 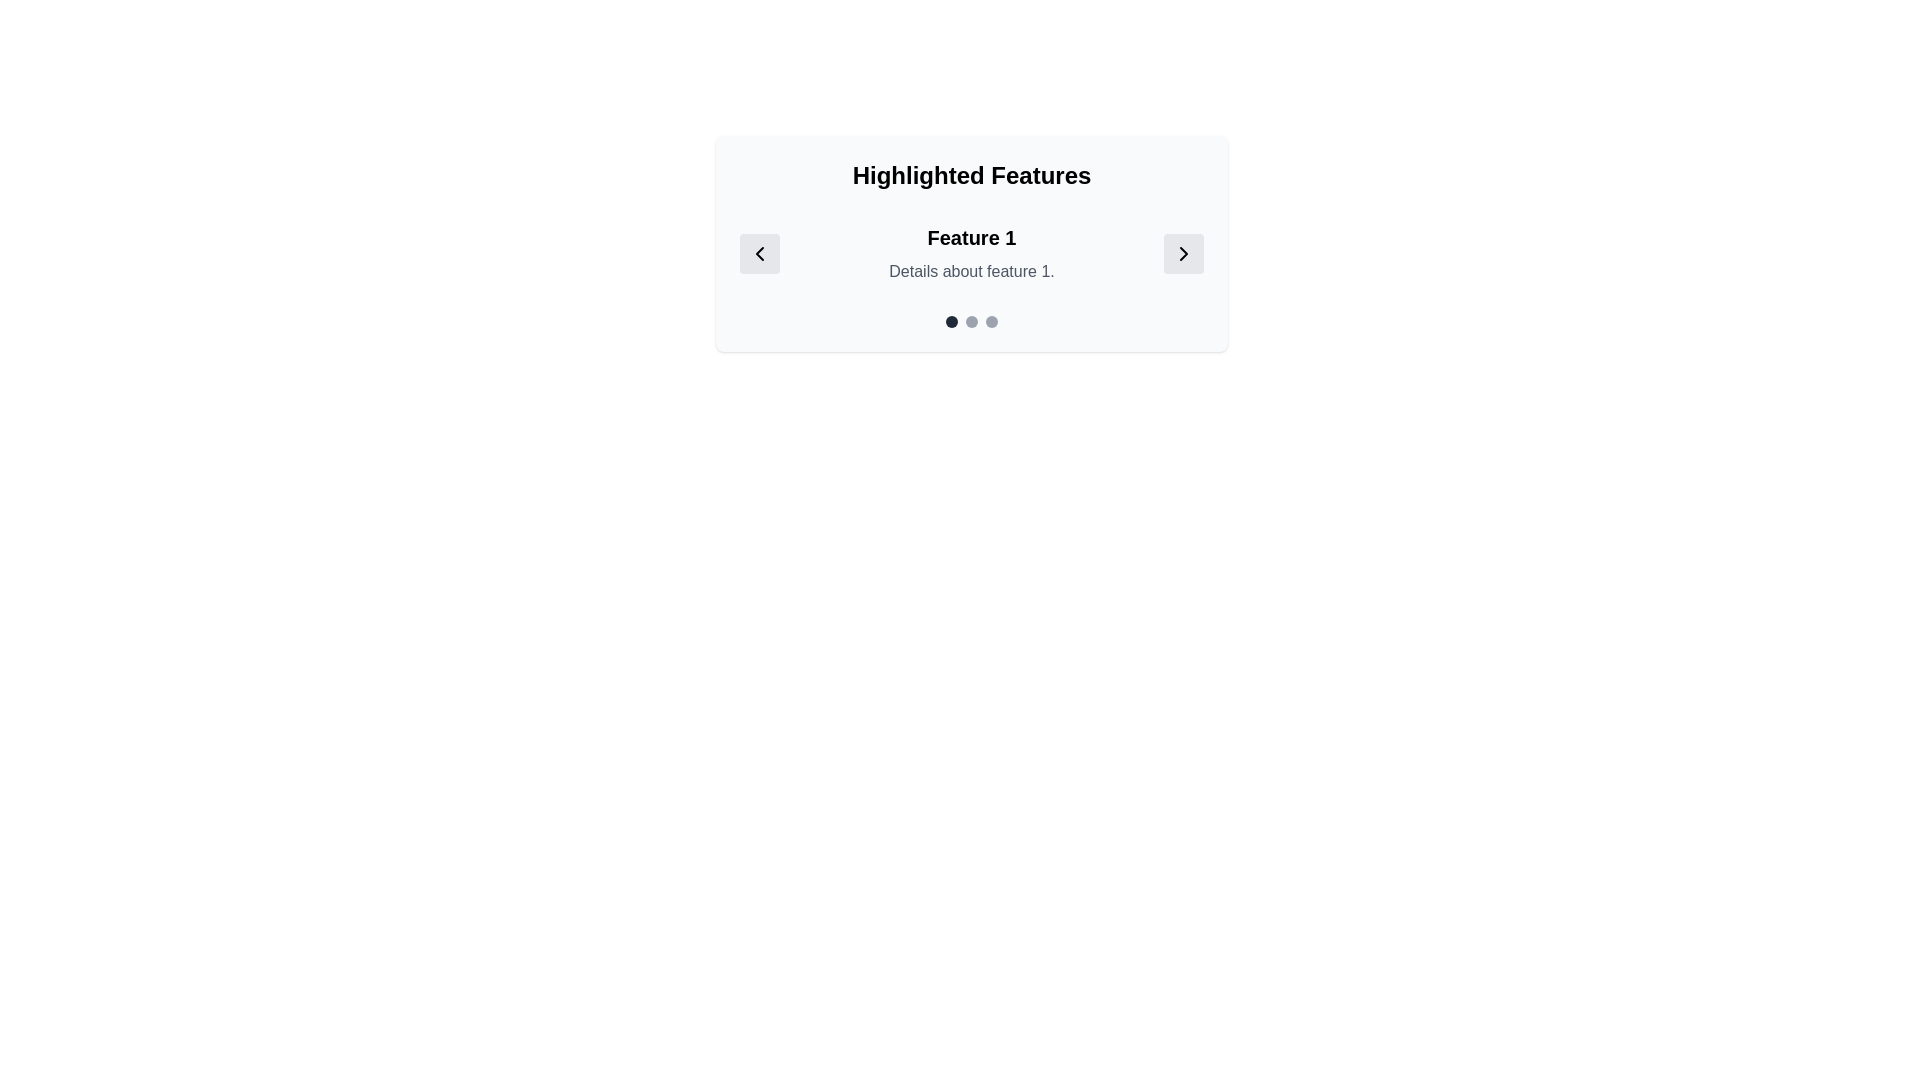 What do you see at coordinates (971, 320) in the screenshot?
I see `the second Carousel indicator dot located at the bottom center of the 'Featured Section'` at bounding box center [971, 320].